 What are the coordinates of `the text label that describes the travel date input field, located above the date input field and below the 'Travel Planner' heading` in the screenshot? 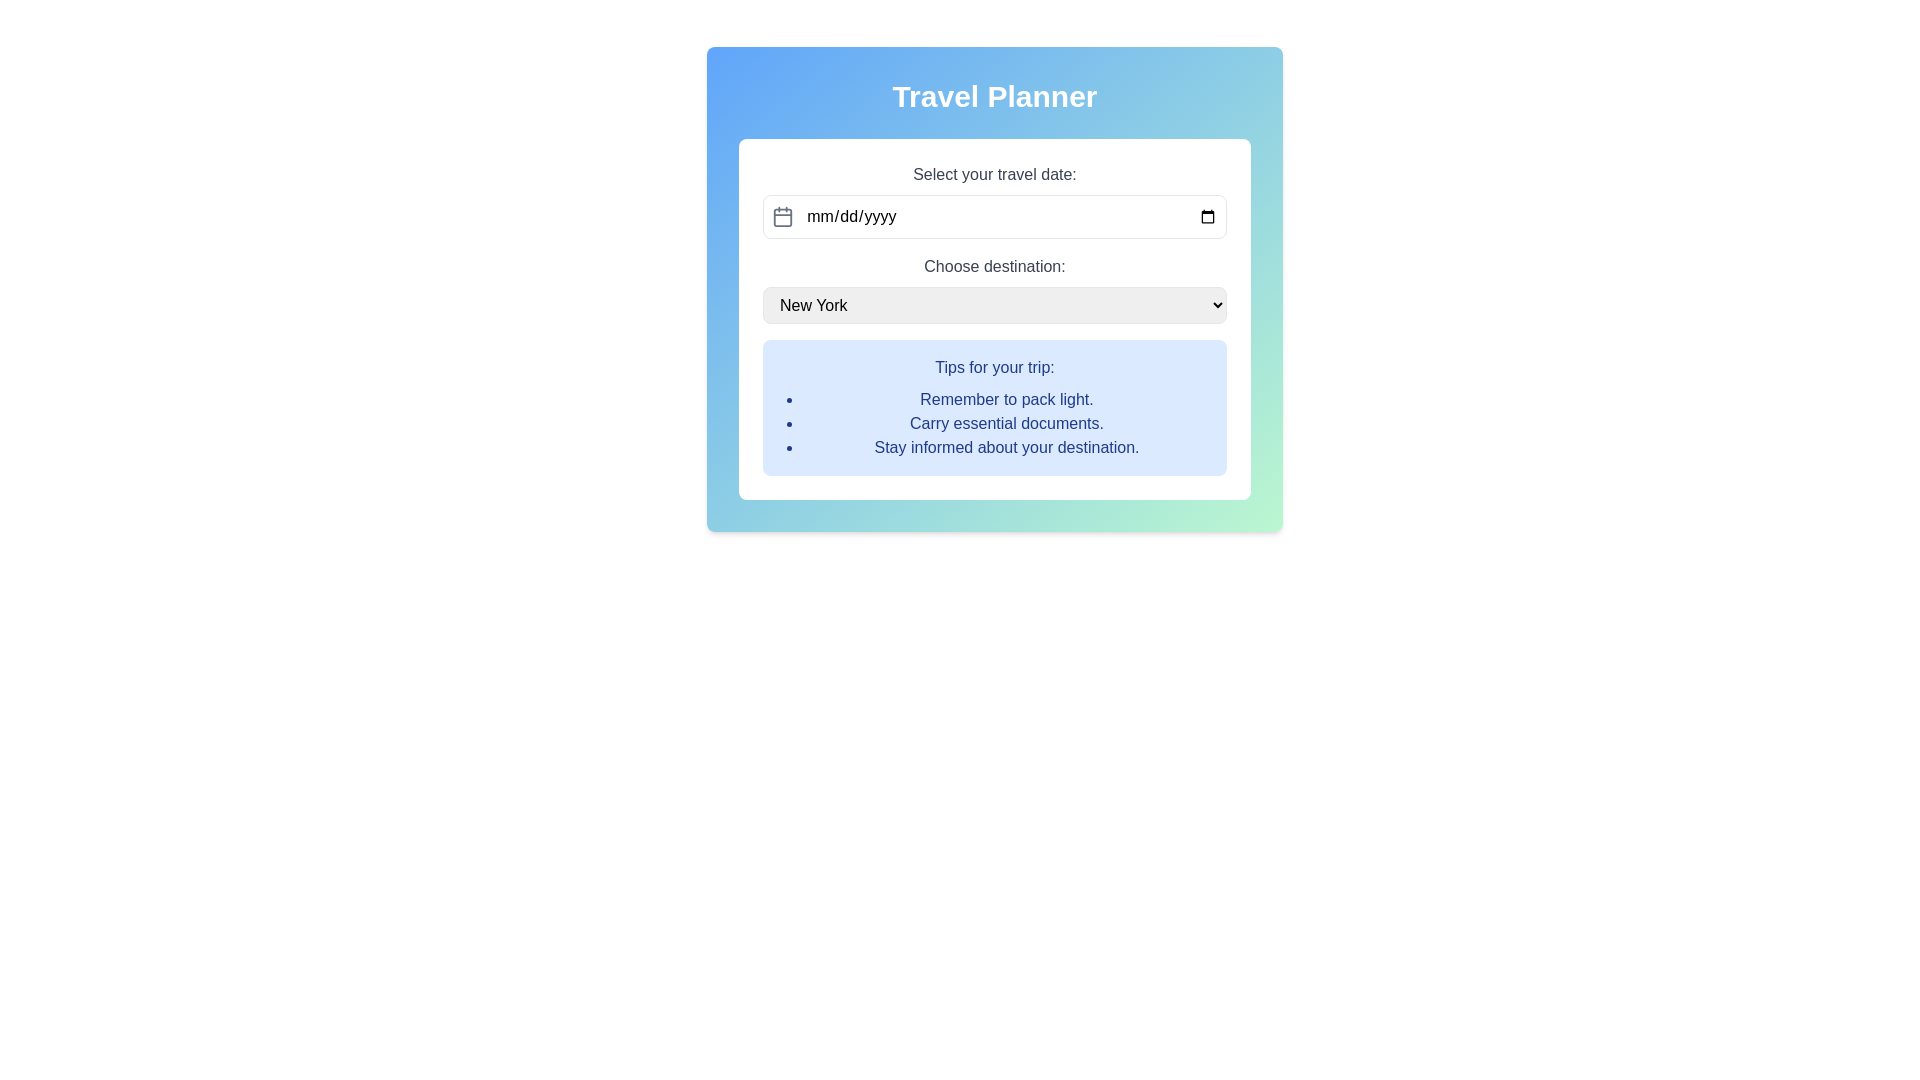 It's located at (994, 173).